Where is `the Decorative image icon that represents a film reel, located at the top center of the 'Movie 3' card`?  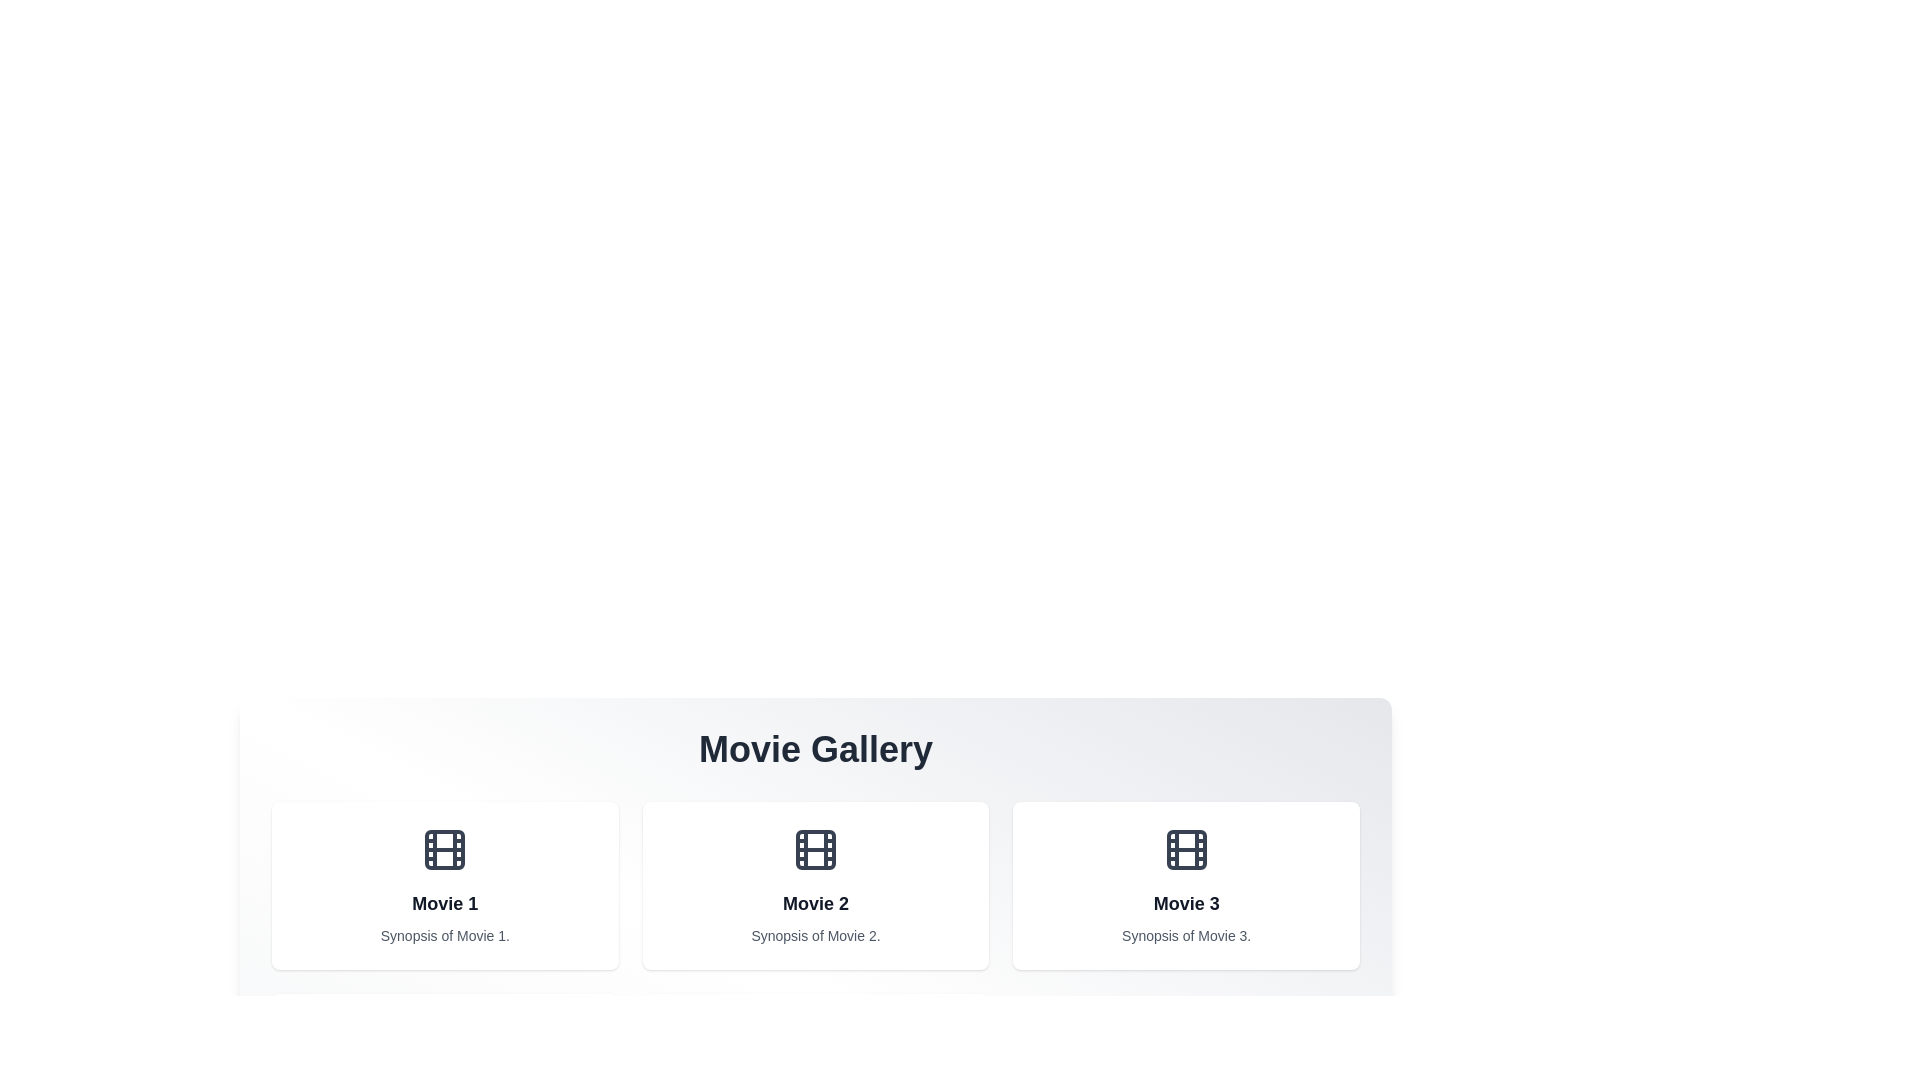 the Decorative image icon that represents a film reel, located at the top center of the 'Movie 3' card is located at coordinates (1186, 849).